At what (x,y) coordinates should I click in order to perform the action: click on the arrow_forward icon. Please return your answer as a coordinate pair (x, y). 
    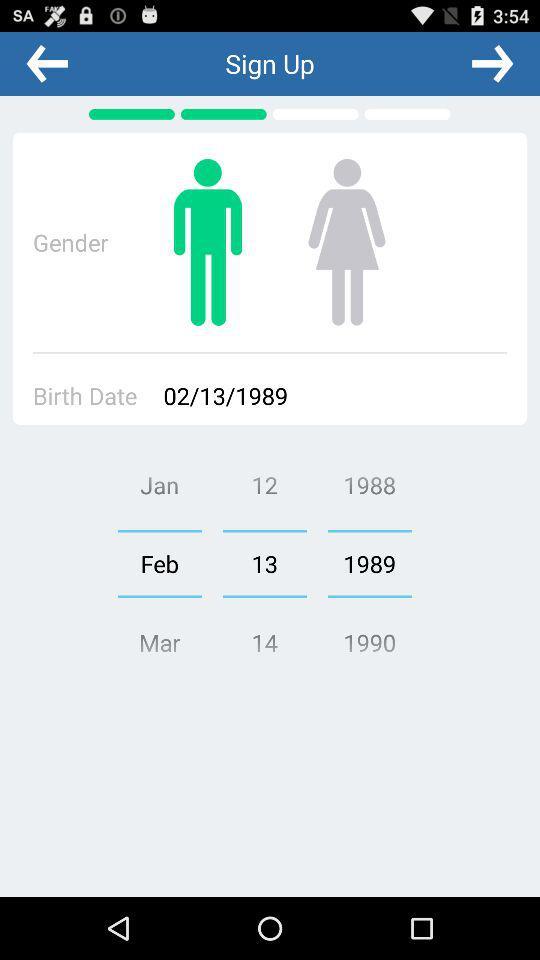
    Looking at the image, I should click on (491, 68).